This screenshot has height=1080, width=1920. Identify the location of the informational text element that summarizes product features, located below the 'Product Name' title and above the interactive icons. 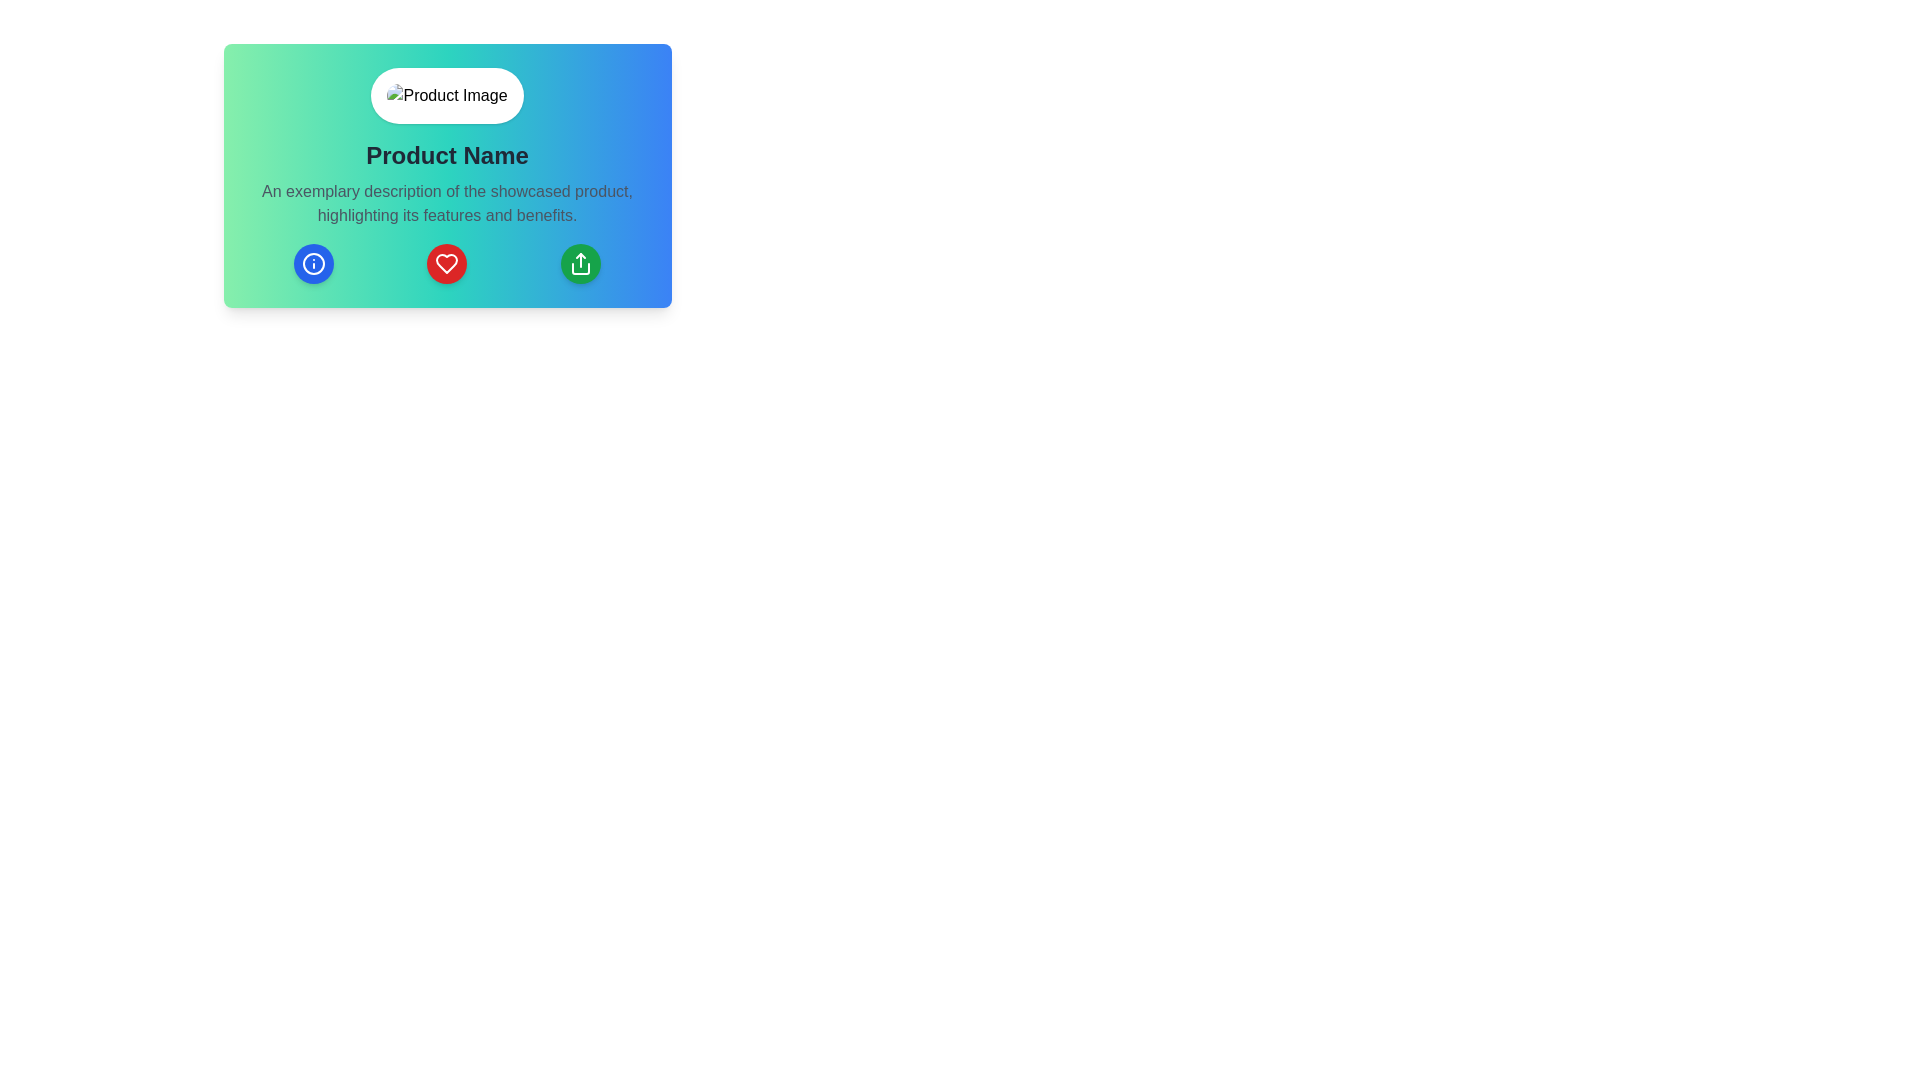
(446, 204).